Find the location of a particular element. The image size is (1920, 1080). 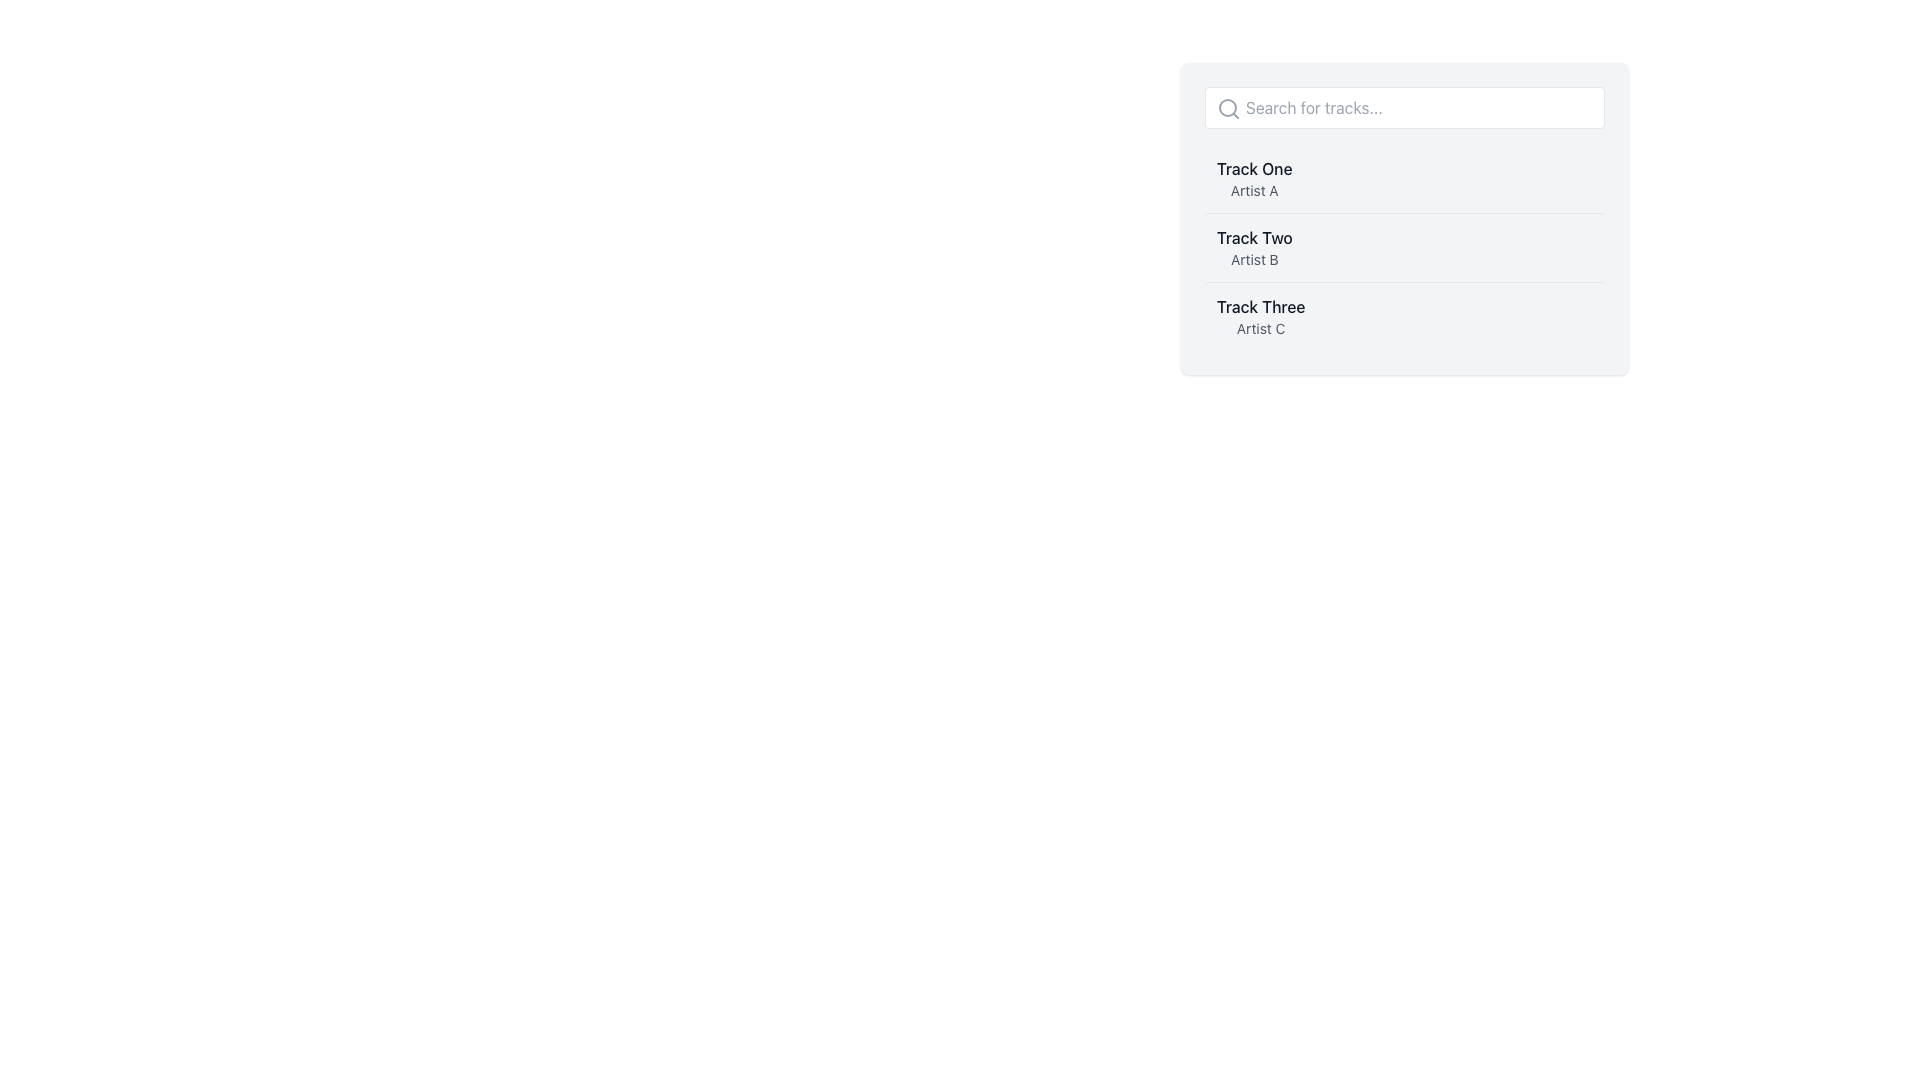

the static text label providing information about the artist associated with 'Track Three', located directly below the bold label 'Track Three' is located at coordinates (1260, 327).